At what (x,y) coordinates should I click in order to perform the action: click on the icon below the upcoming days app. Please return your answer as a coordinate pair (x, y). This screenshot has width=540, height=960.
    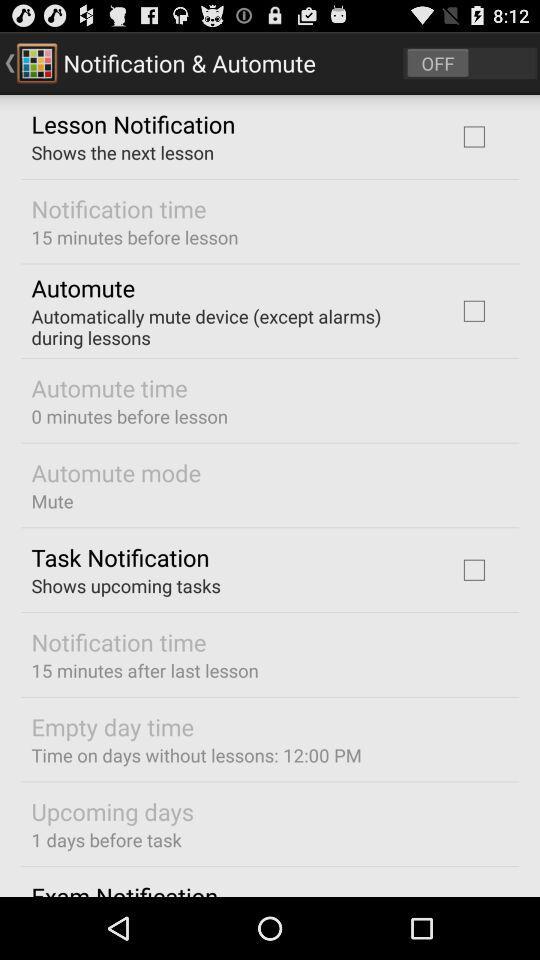
    Looking at the image, I should click on (106, 840).